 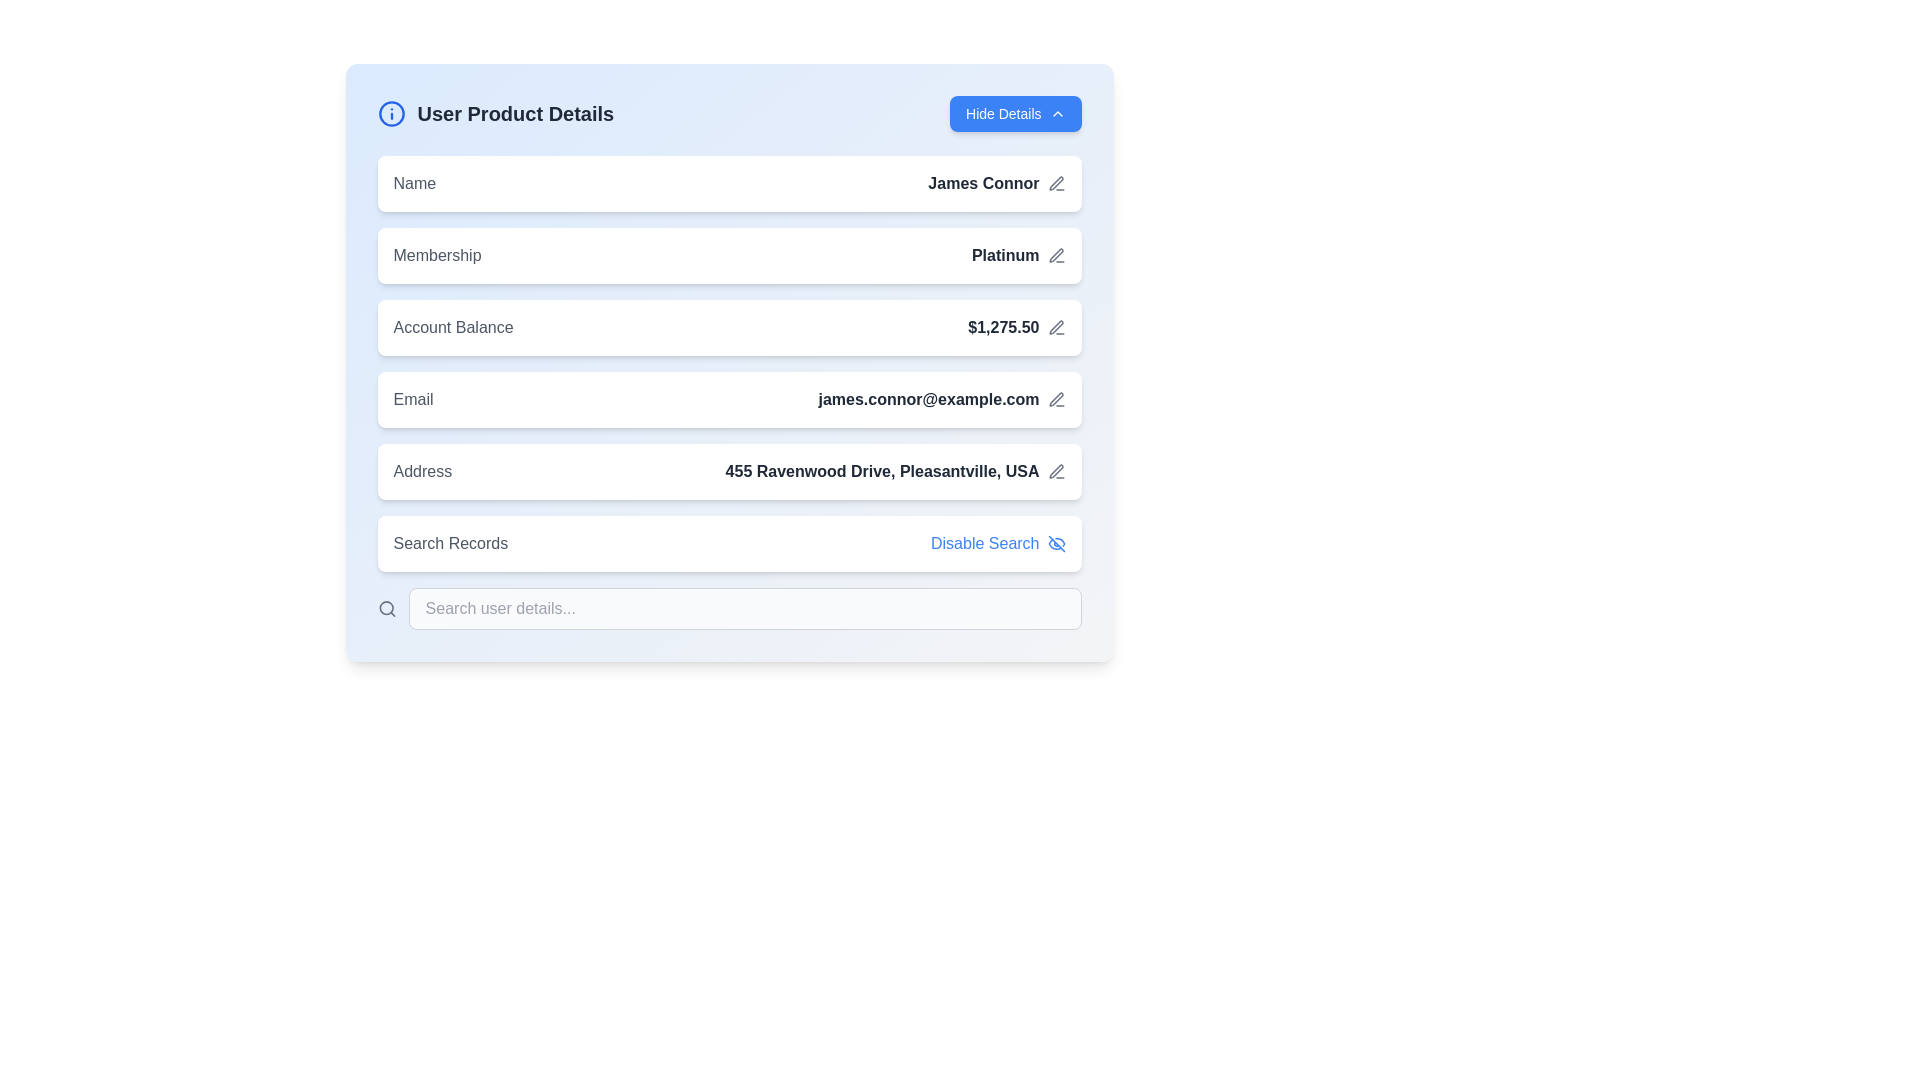 I want to click on the icon button located to the right of the 'Platinum' label in the 'Membership' row to initiate editing the membership level, so click(x=1055, y=254).